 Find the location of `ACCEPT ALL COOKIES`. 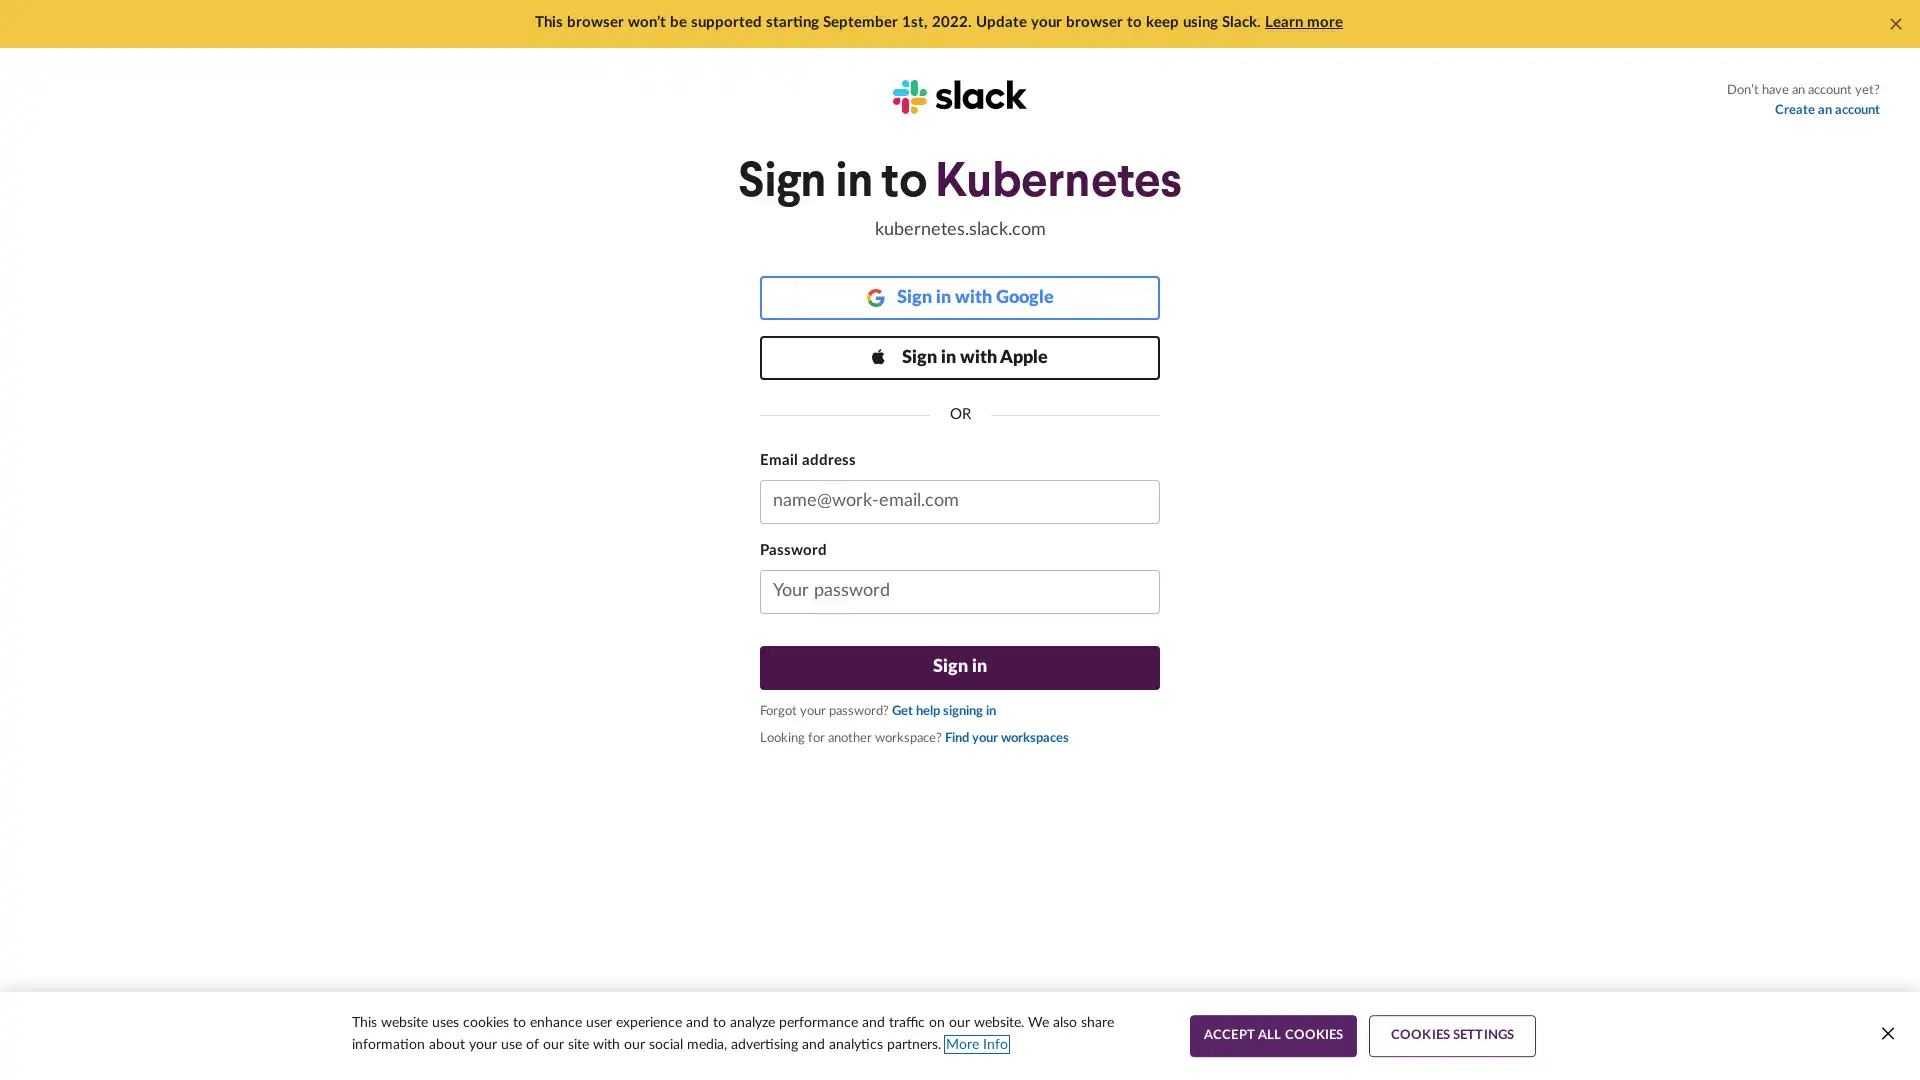

ACCEPT ALL COOKIES is located at coordinates (1272, 1035).